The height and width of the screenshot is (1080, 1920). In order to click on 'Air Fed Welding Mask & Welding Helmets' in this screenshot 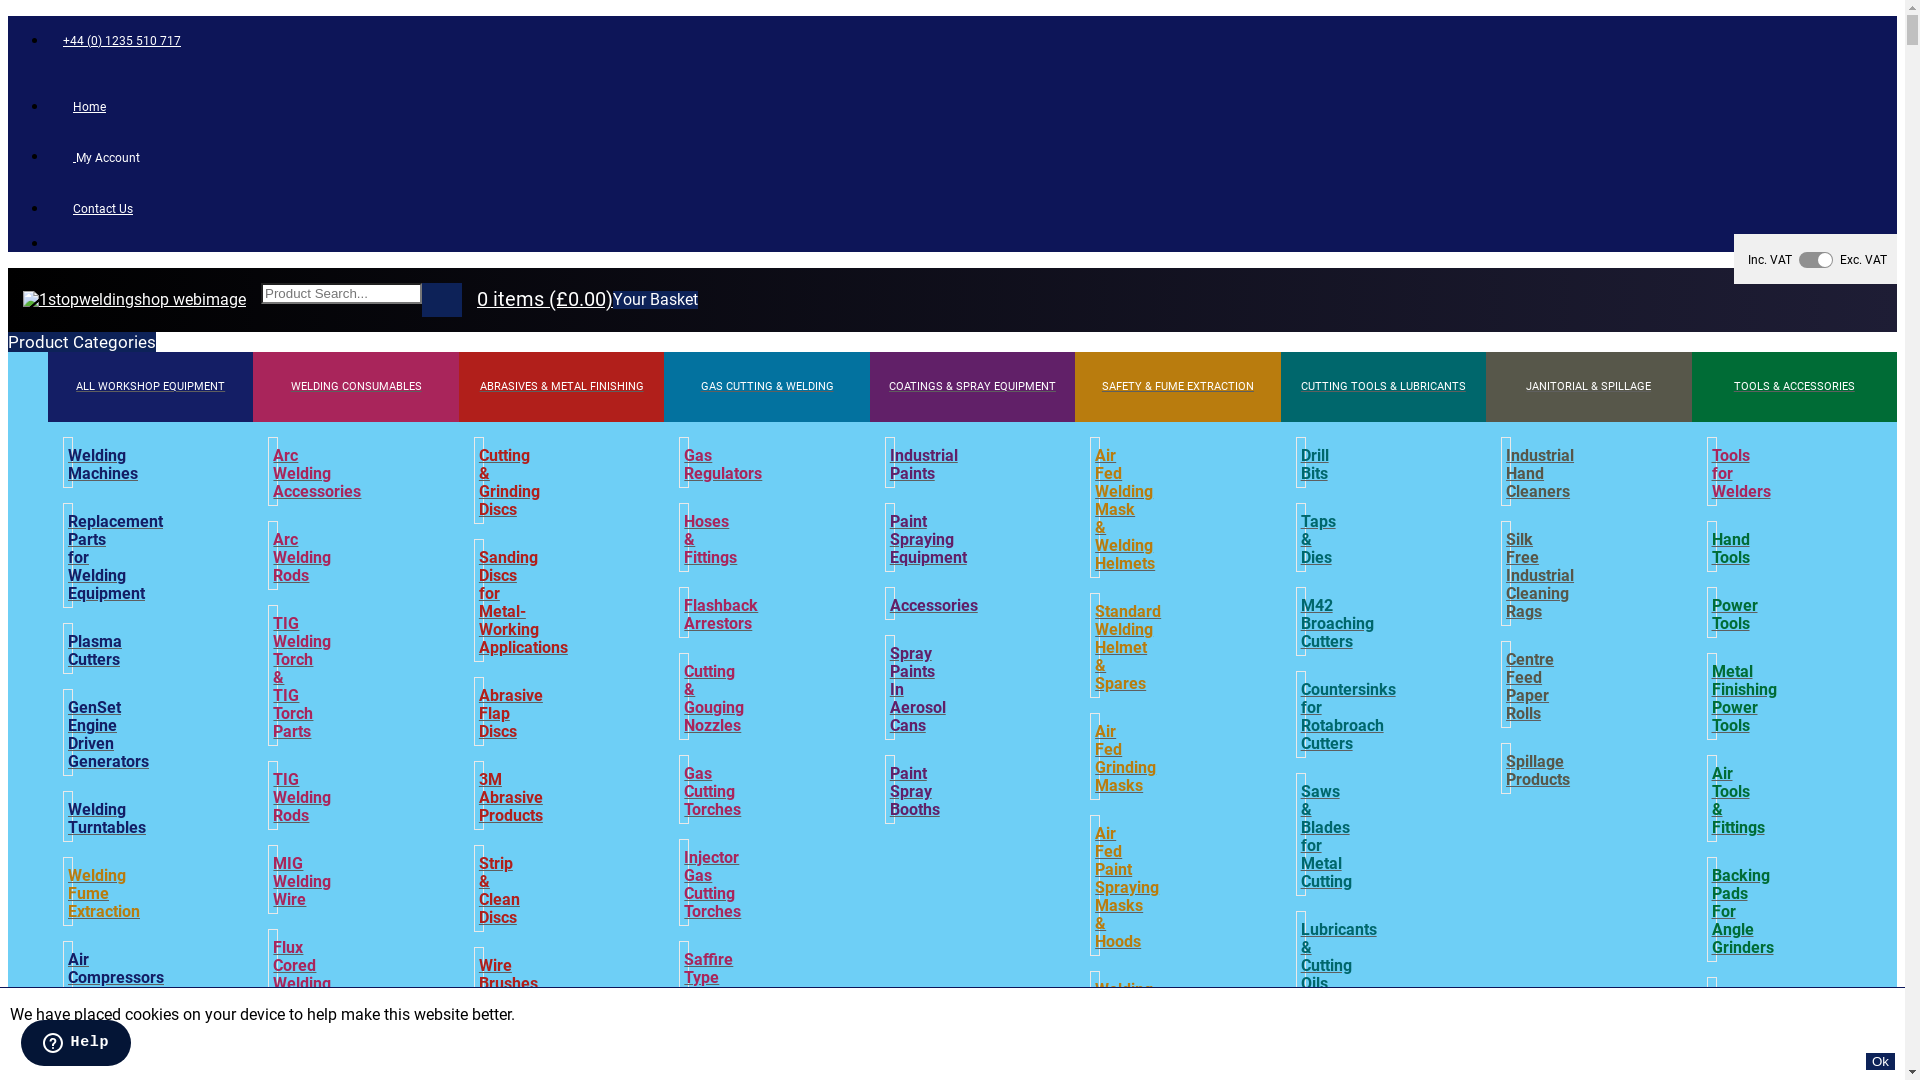, I will do `click(1093, 508)`.